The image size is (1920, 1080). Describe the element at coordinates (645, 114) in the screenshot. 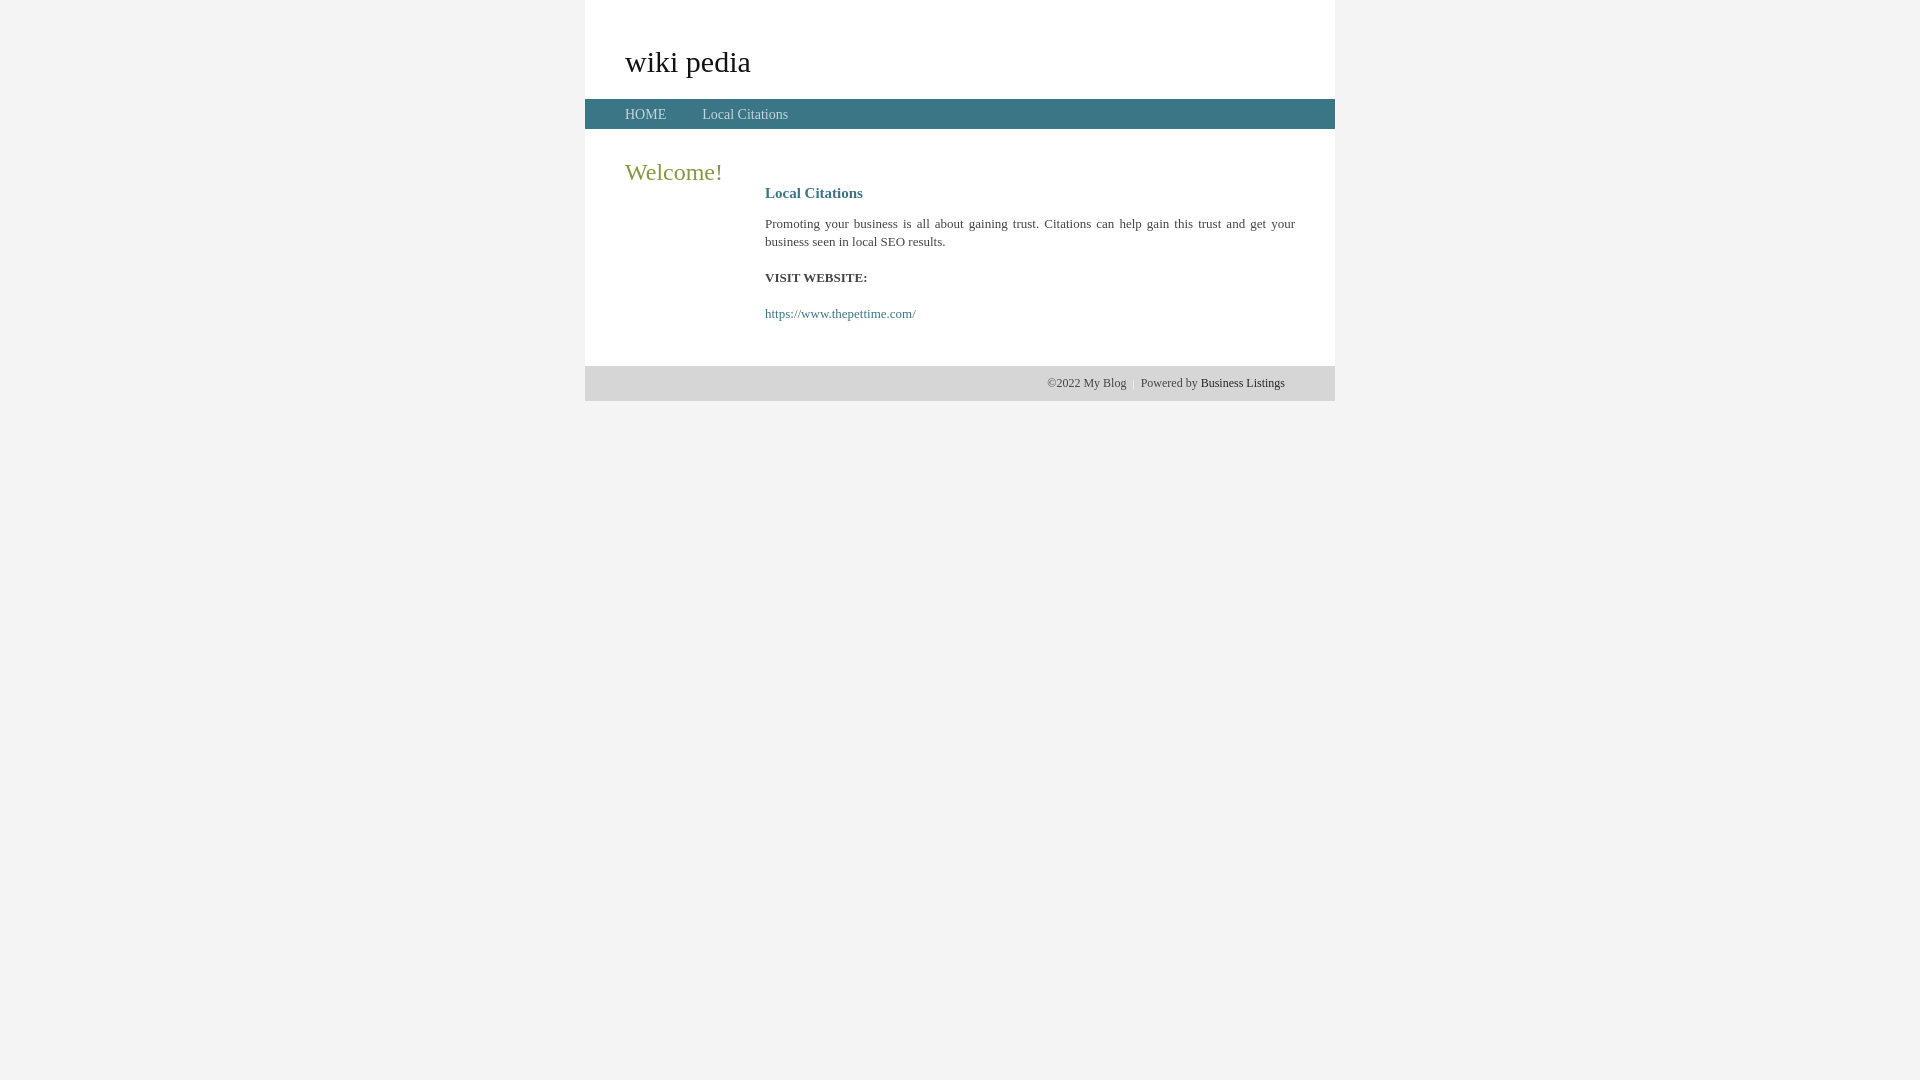

I see `'HOME'` at that location.